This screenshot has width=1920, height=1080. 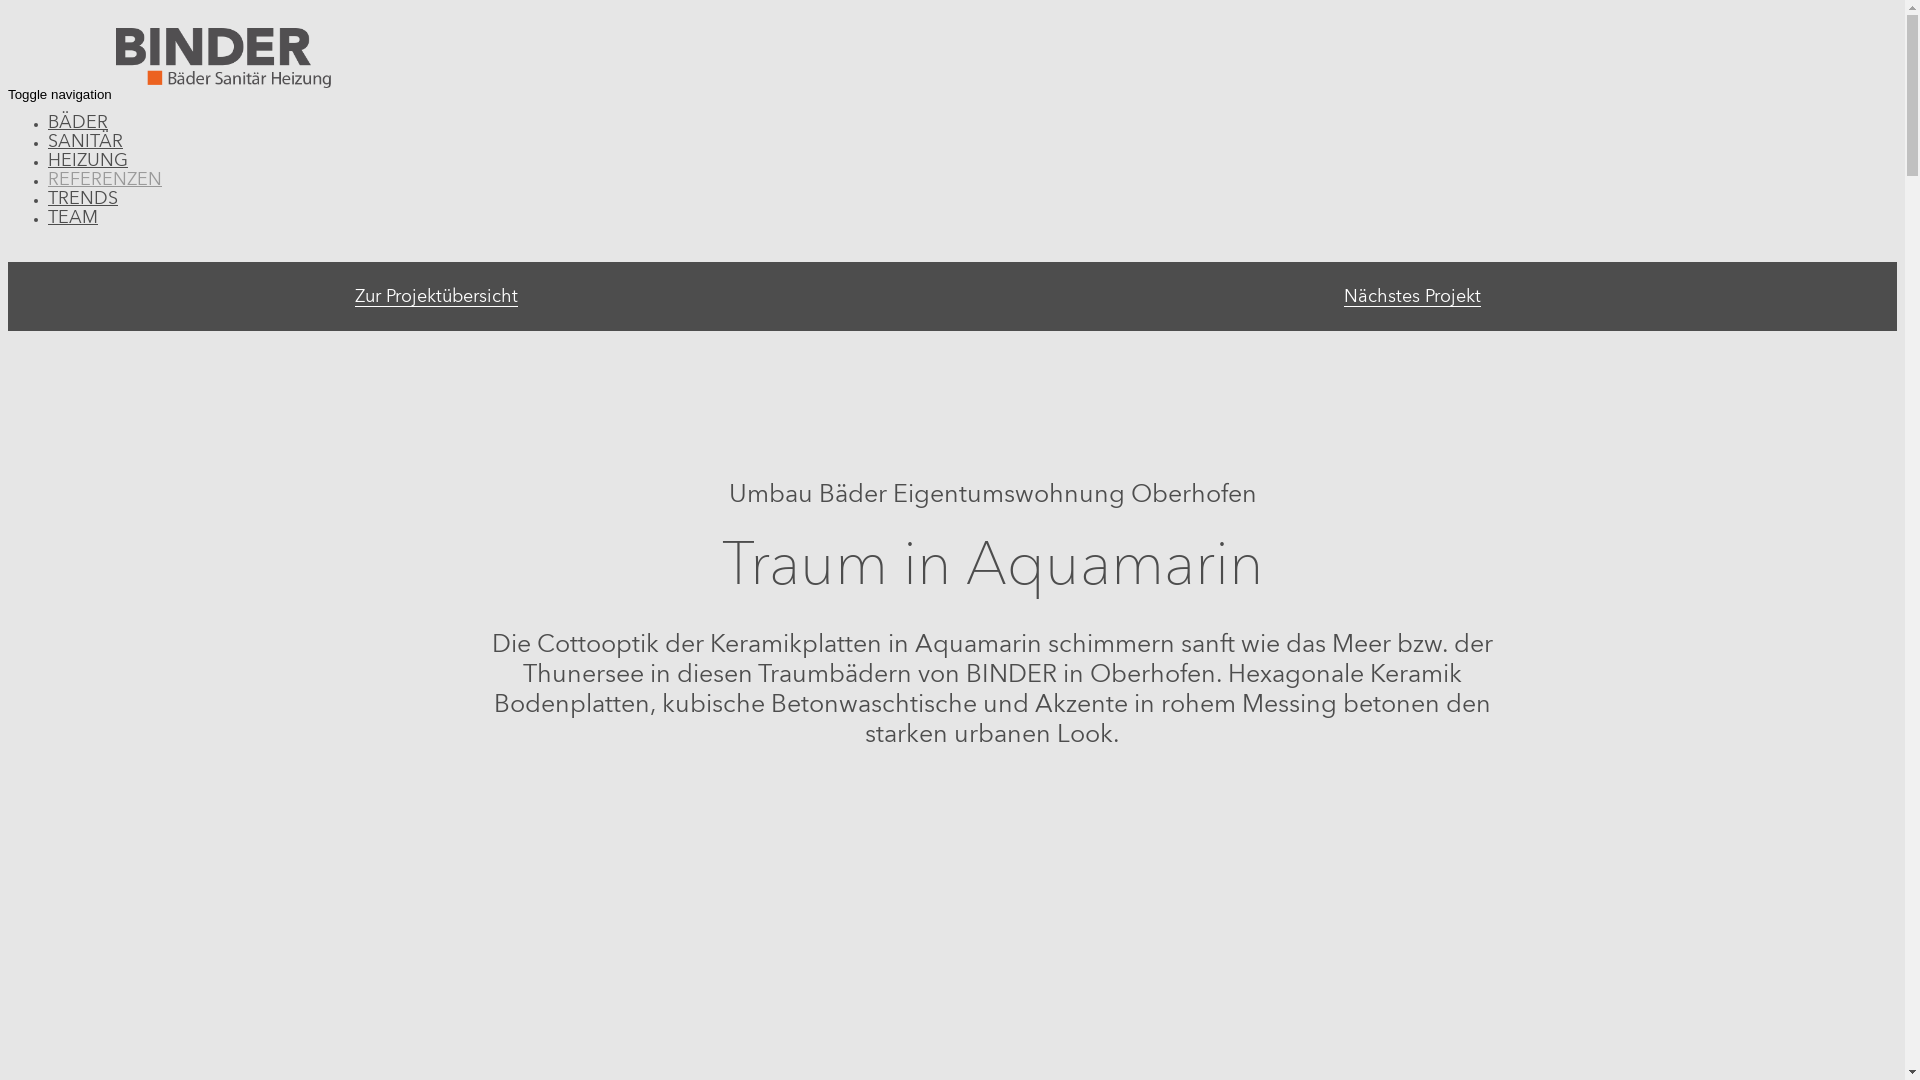 I want to click on 'HEIZUNG', so click(x=86, y=154).